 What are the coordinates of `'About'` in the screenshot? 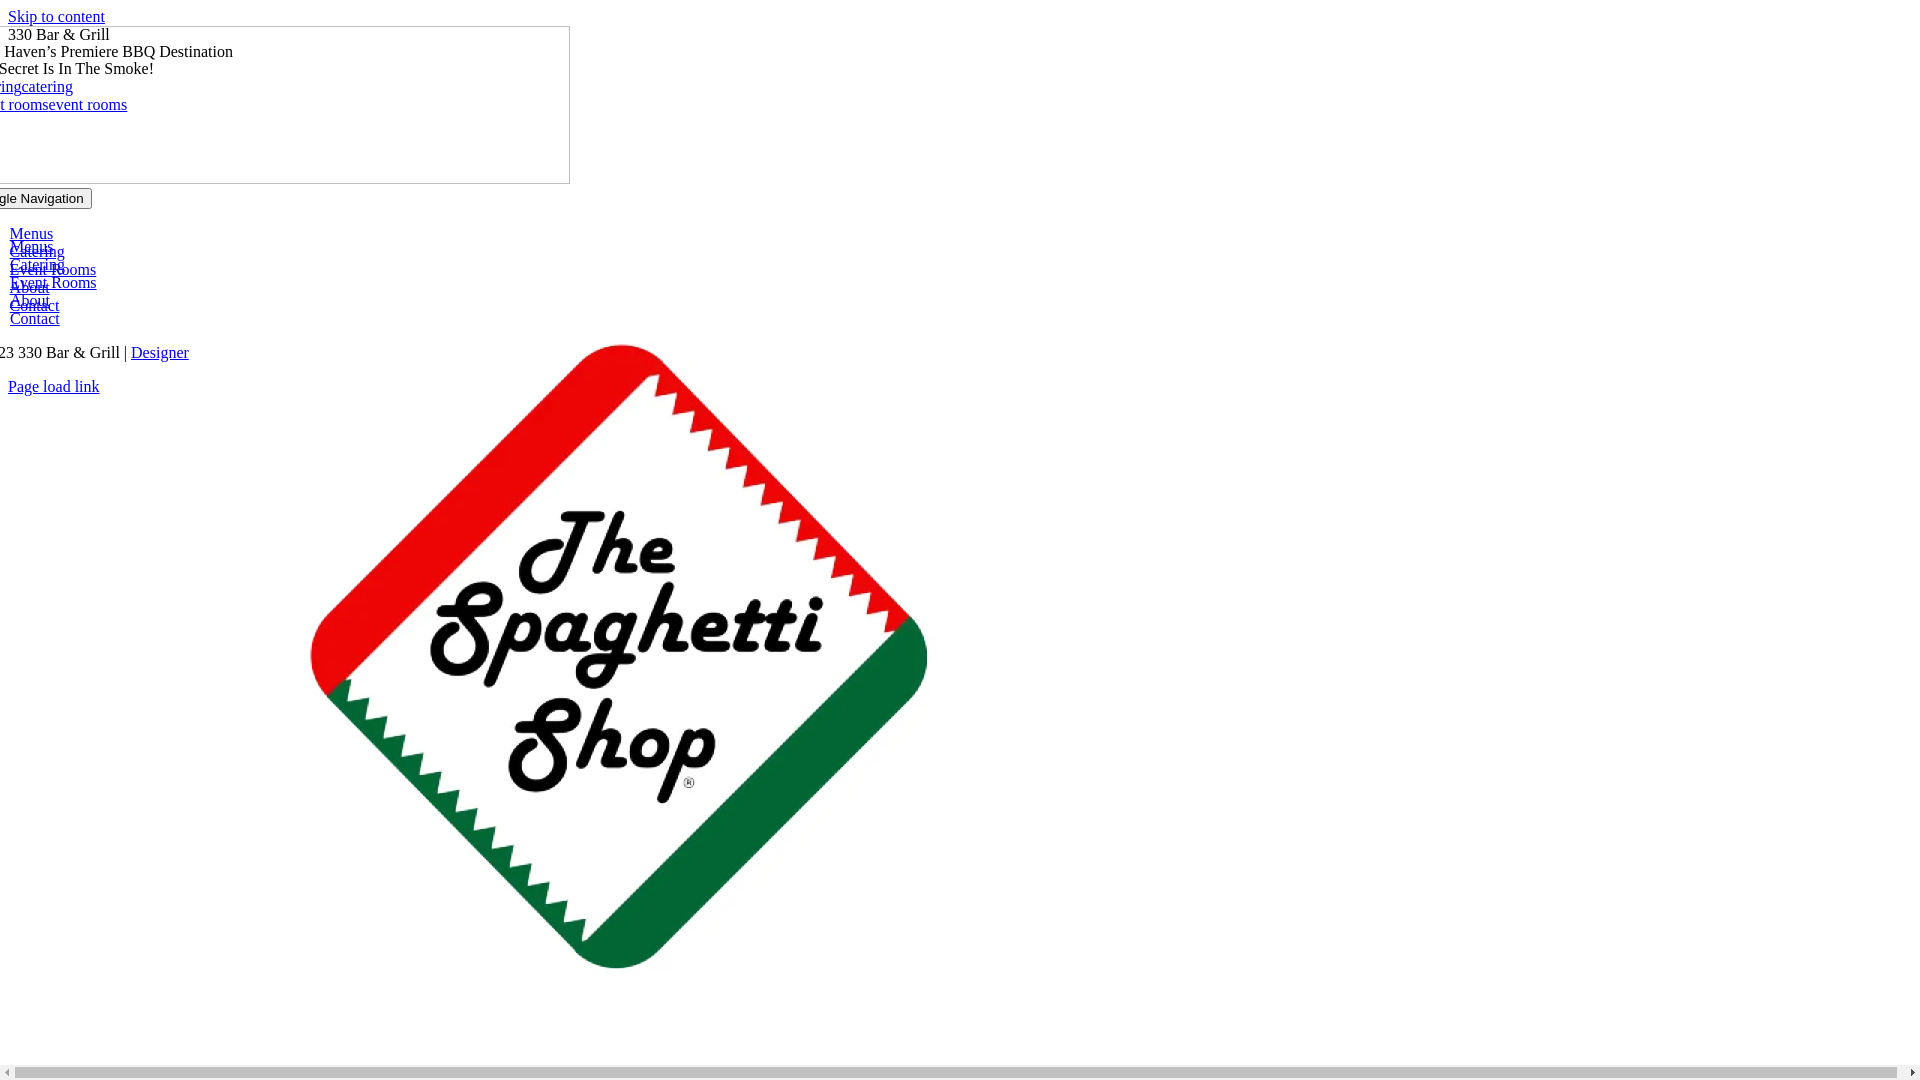 It's located at (29, 287).